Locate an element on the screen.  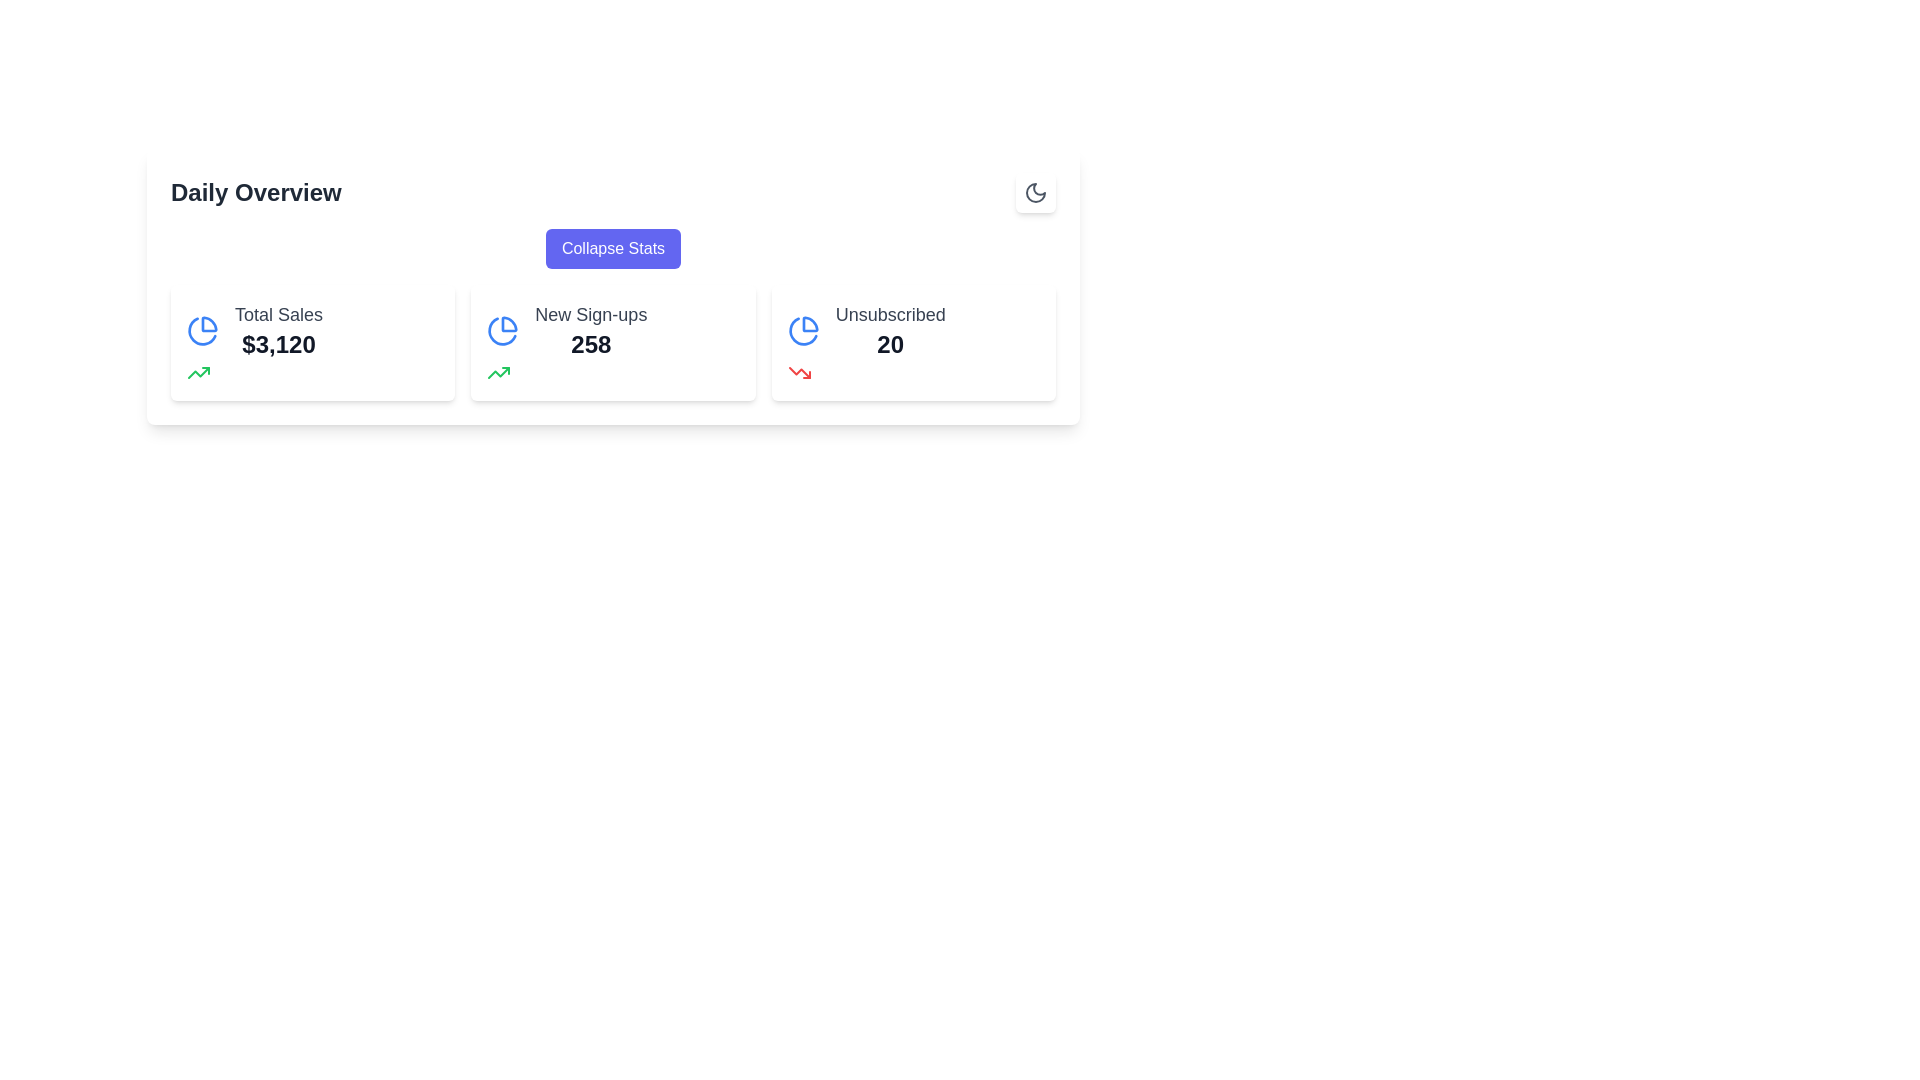
the Text Label that identifies the 'New Sign-ups' section, which is positioned between 'Total Sales' and 'Unsubscribed' is located at coordinates (590, 315).